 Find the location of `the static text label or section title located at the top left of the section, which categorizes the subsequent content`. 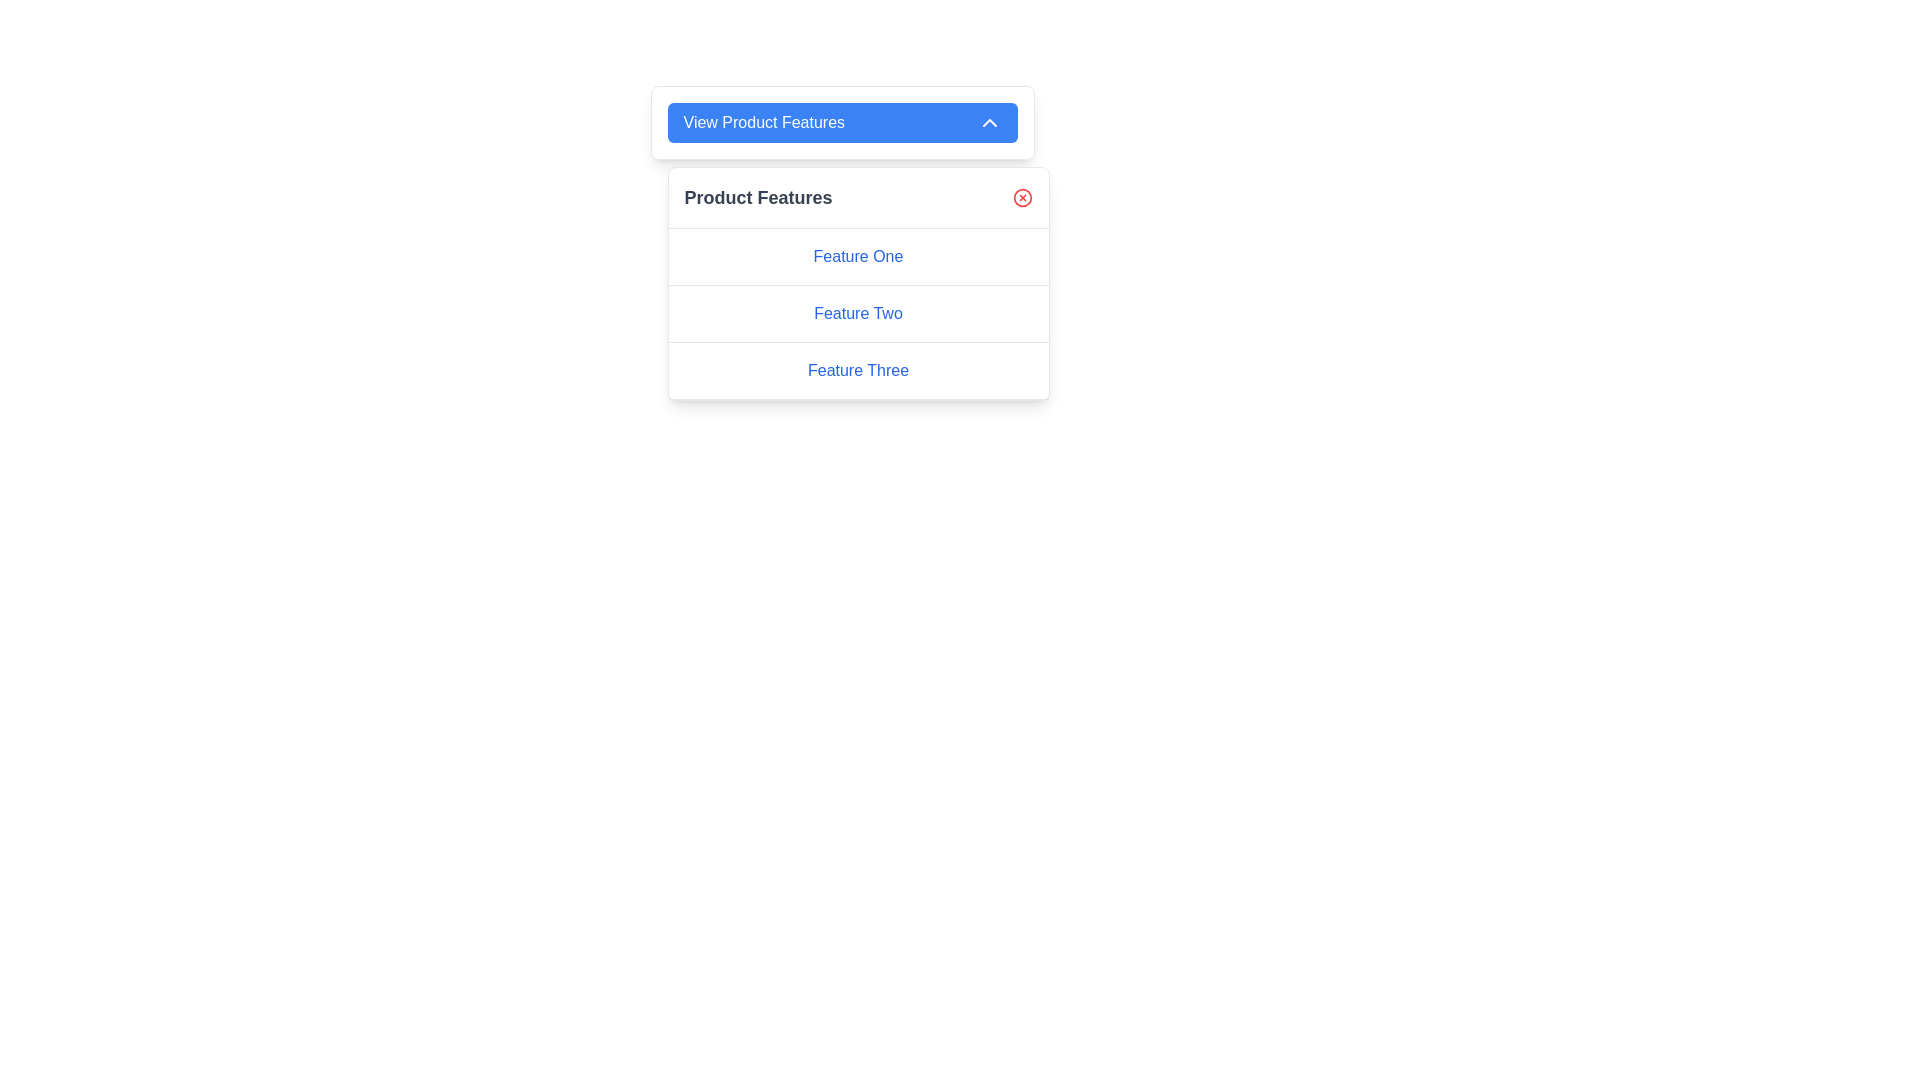

the static text label or section title located at the top left of the section, which categorizes the subsequent content is located at coordinates (757, 197).